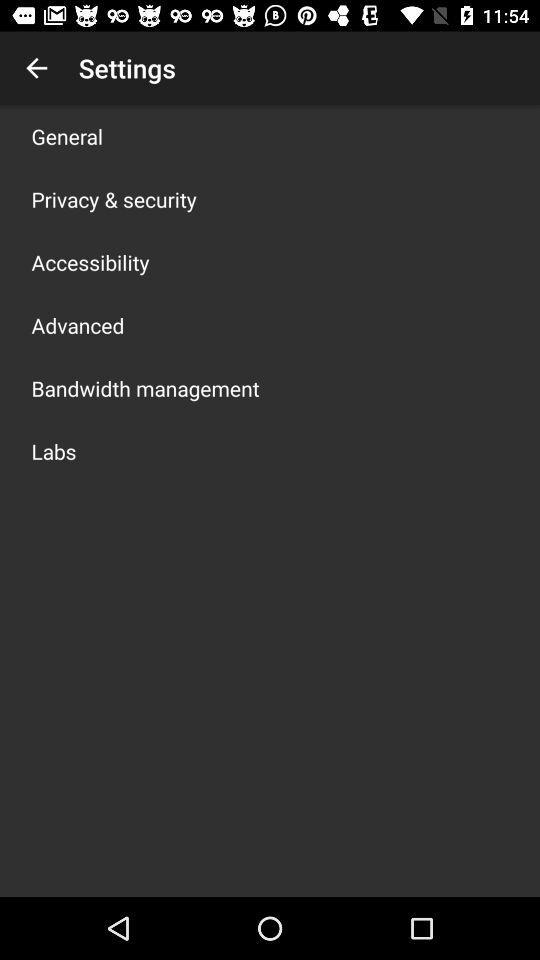 This screenshot has width=540, height=960. I want to click on the app next to the settings app, so click(36, 68).